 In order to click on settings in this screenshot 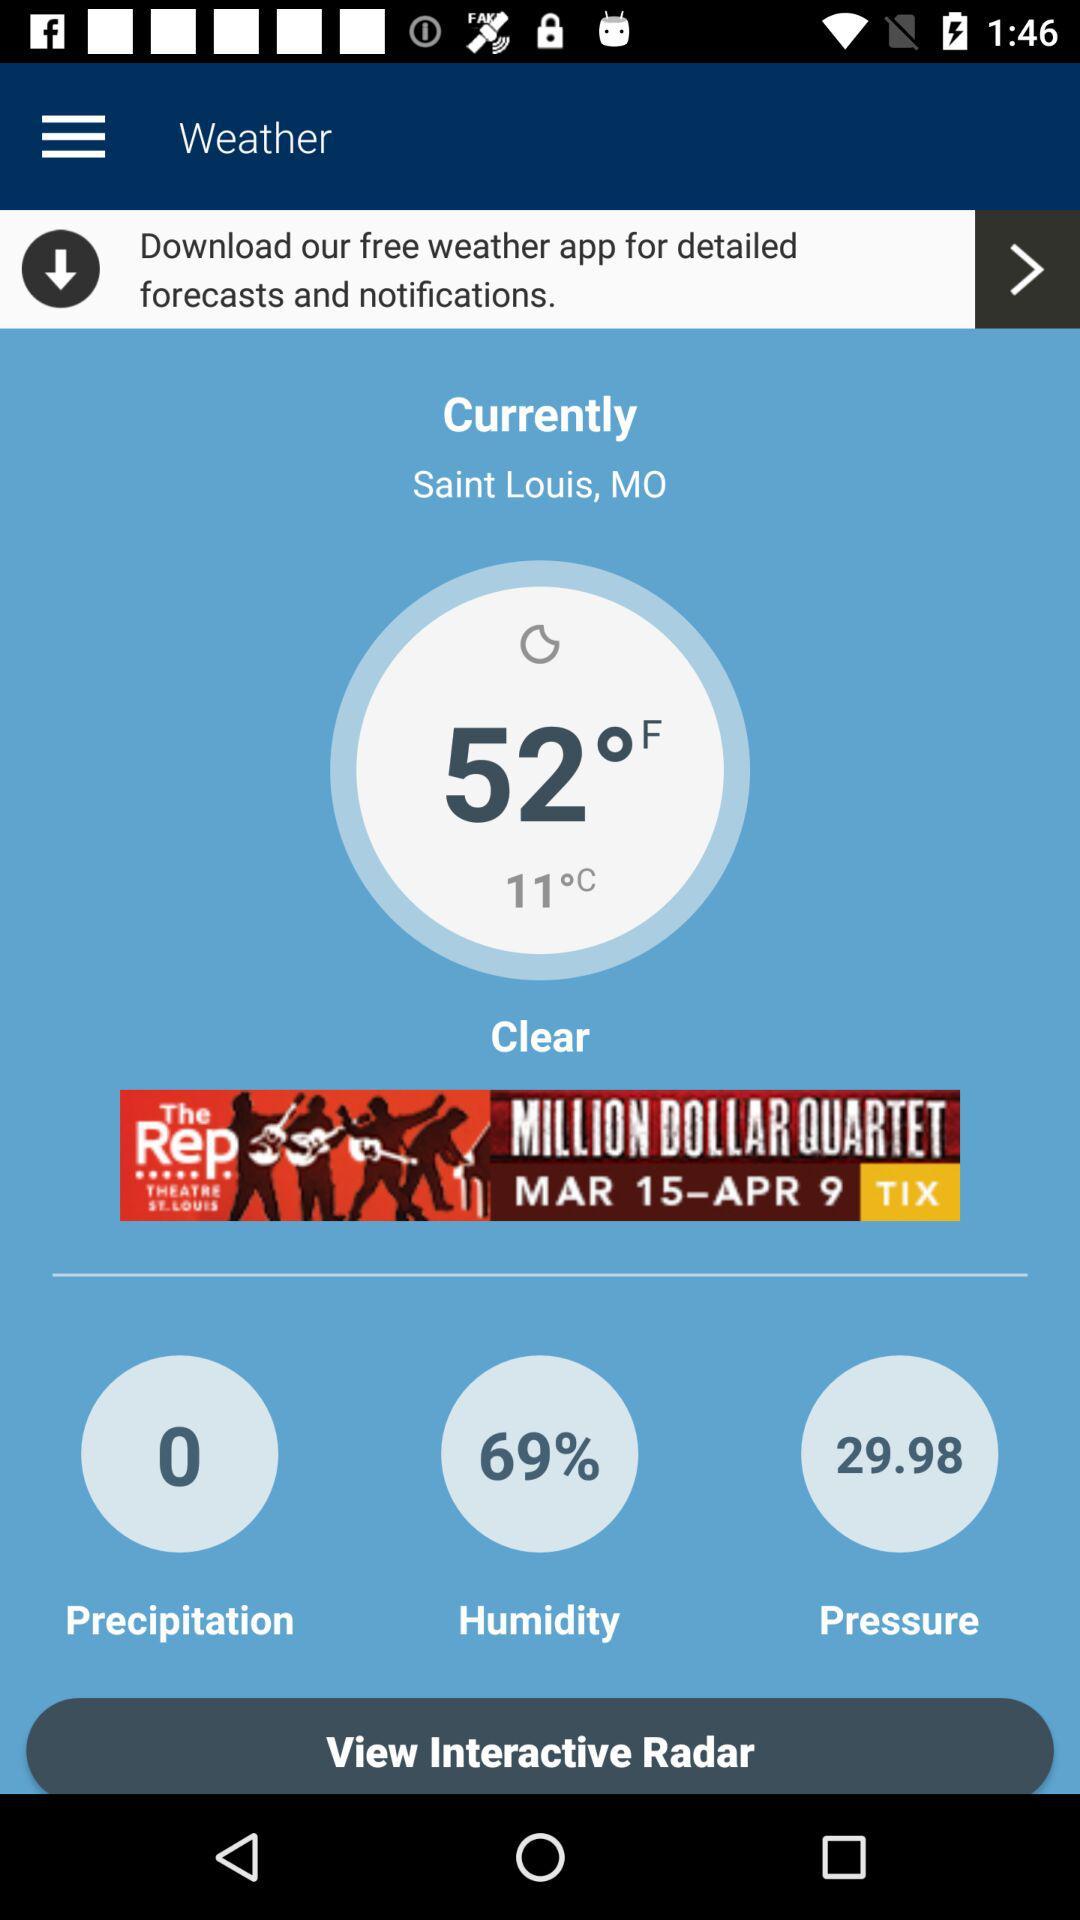, I will do `click(72, 135)`.